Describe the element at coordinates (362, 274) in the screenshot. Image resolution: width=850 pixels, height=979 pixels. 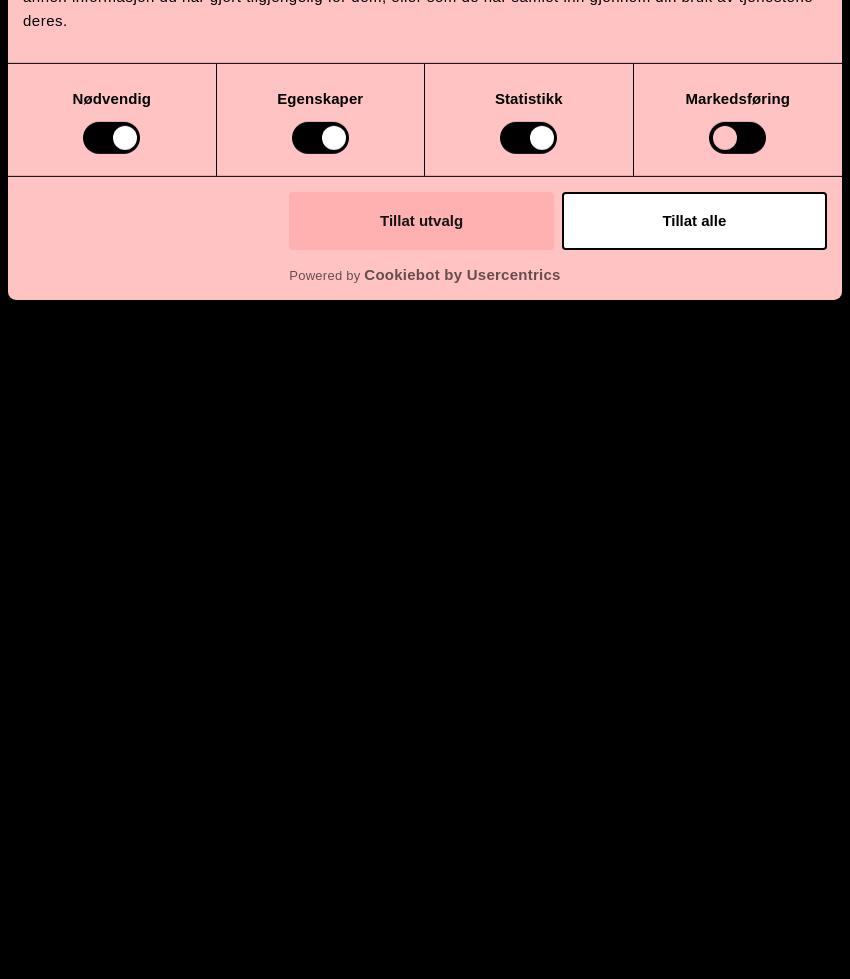
I see `'Cookiebot by Usercentrics'` at that location.